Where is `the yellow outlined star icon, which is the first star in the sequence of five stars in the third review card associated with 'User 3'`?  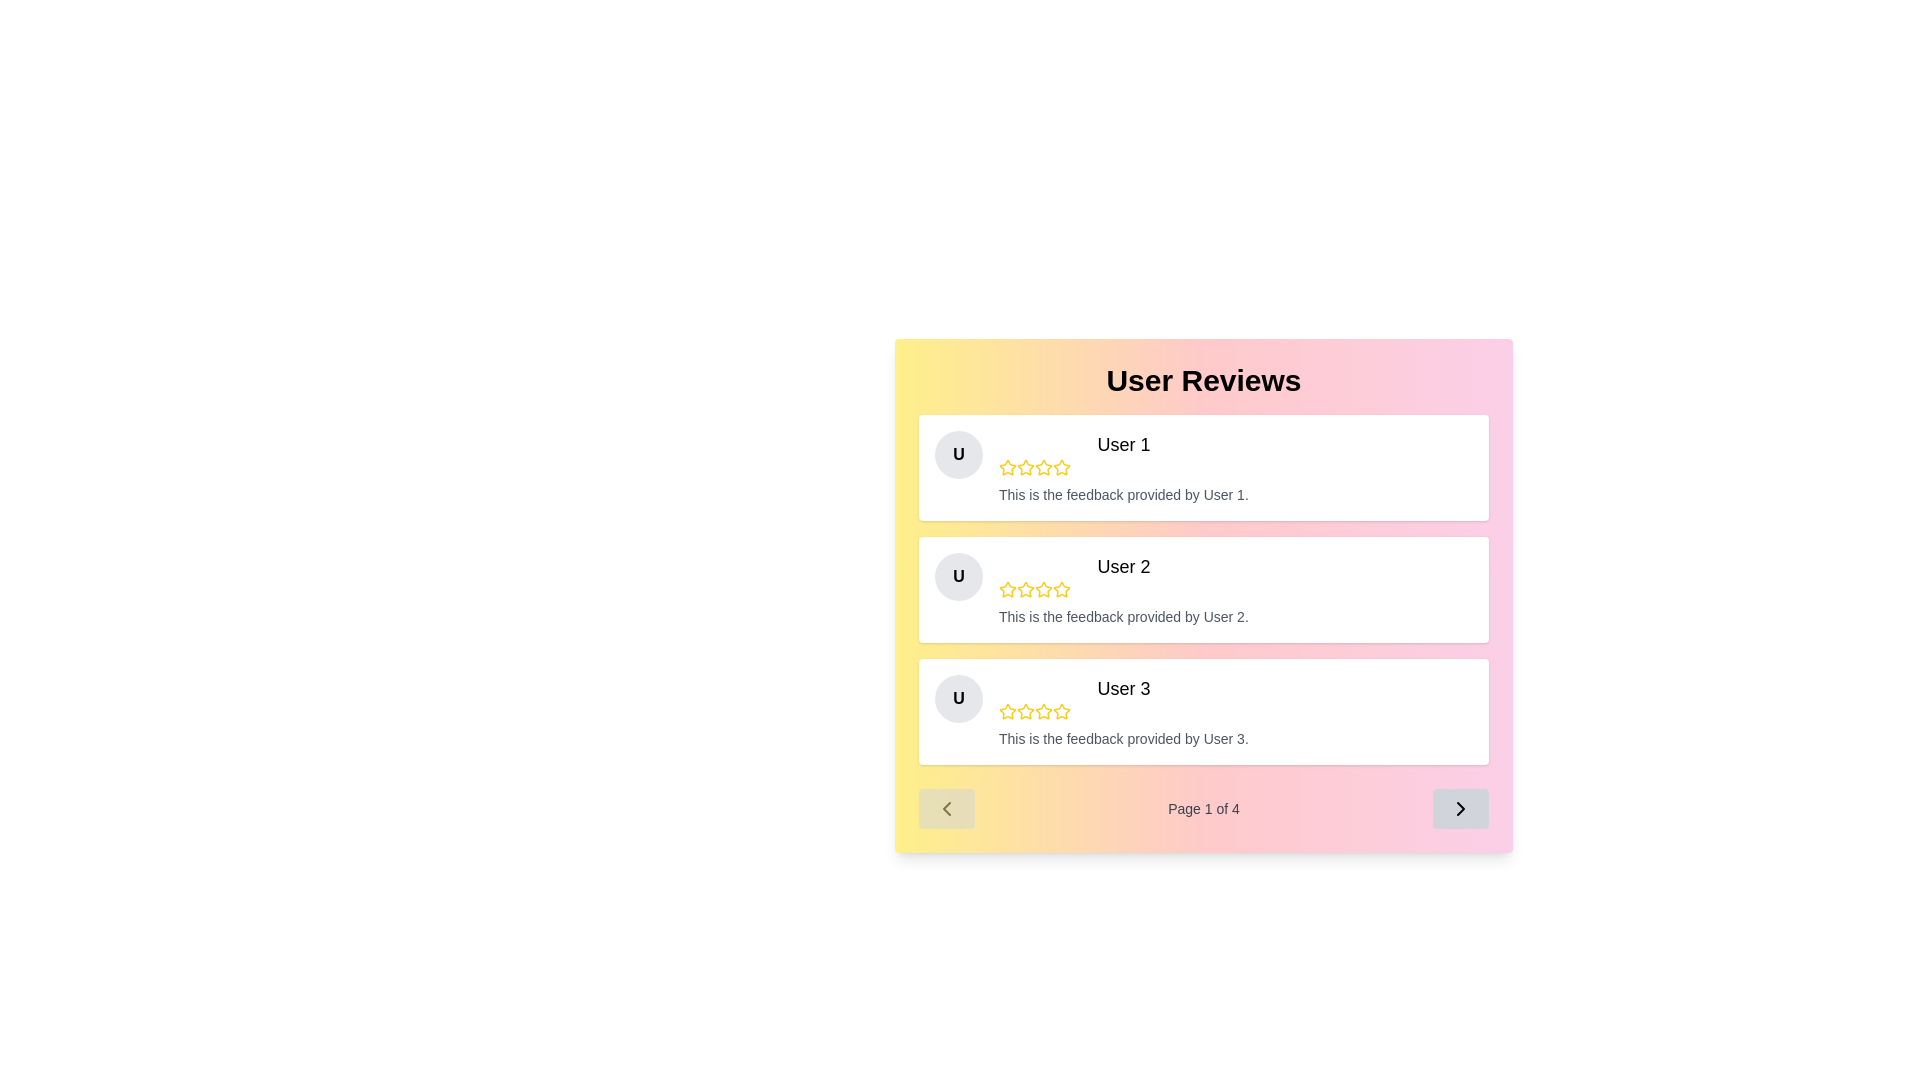 the yellow outlined star icon, which is the first star in the sequence of five stars in the third review card associated with 'User 3' is located at coordinates (1008, 711).